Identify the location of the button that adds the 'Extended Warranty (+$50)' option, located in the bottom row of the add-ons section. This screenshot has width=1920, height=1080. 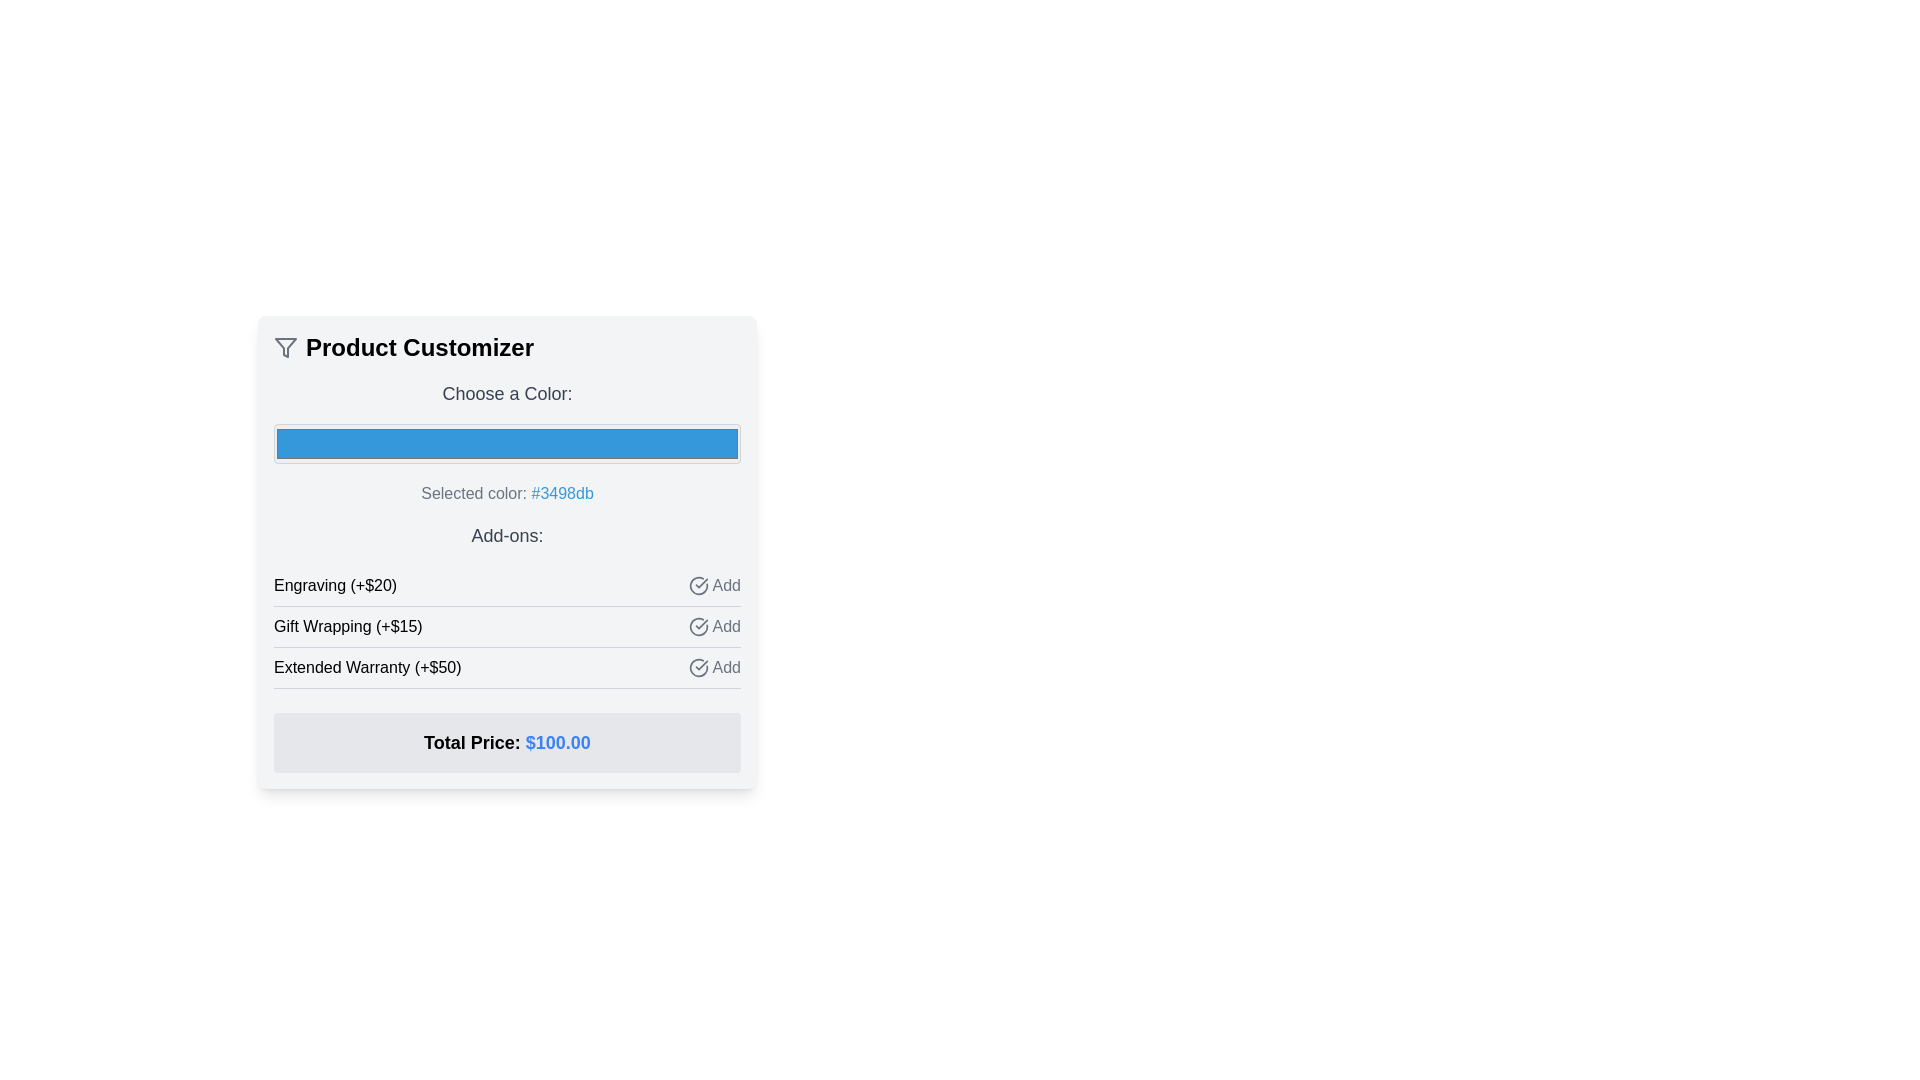
(714, 667).